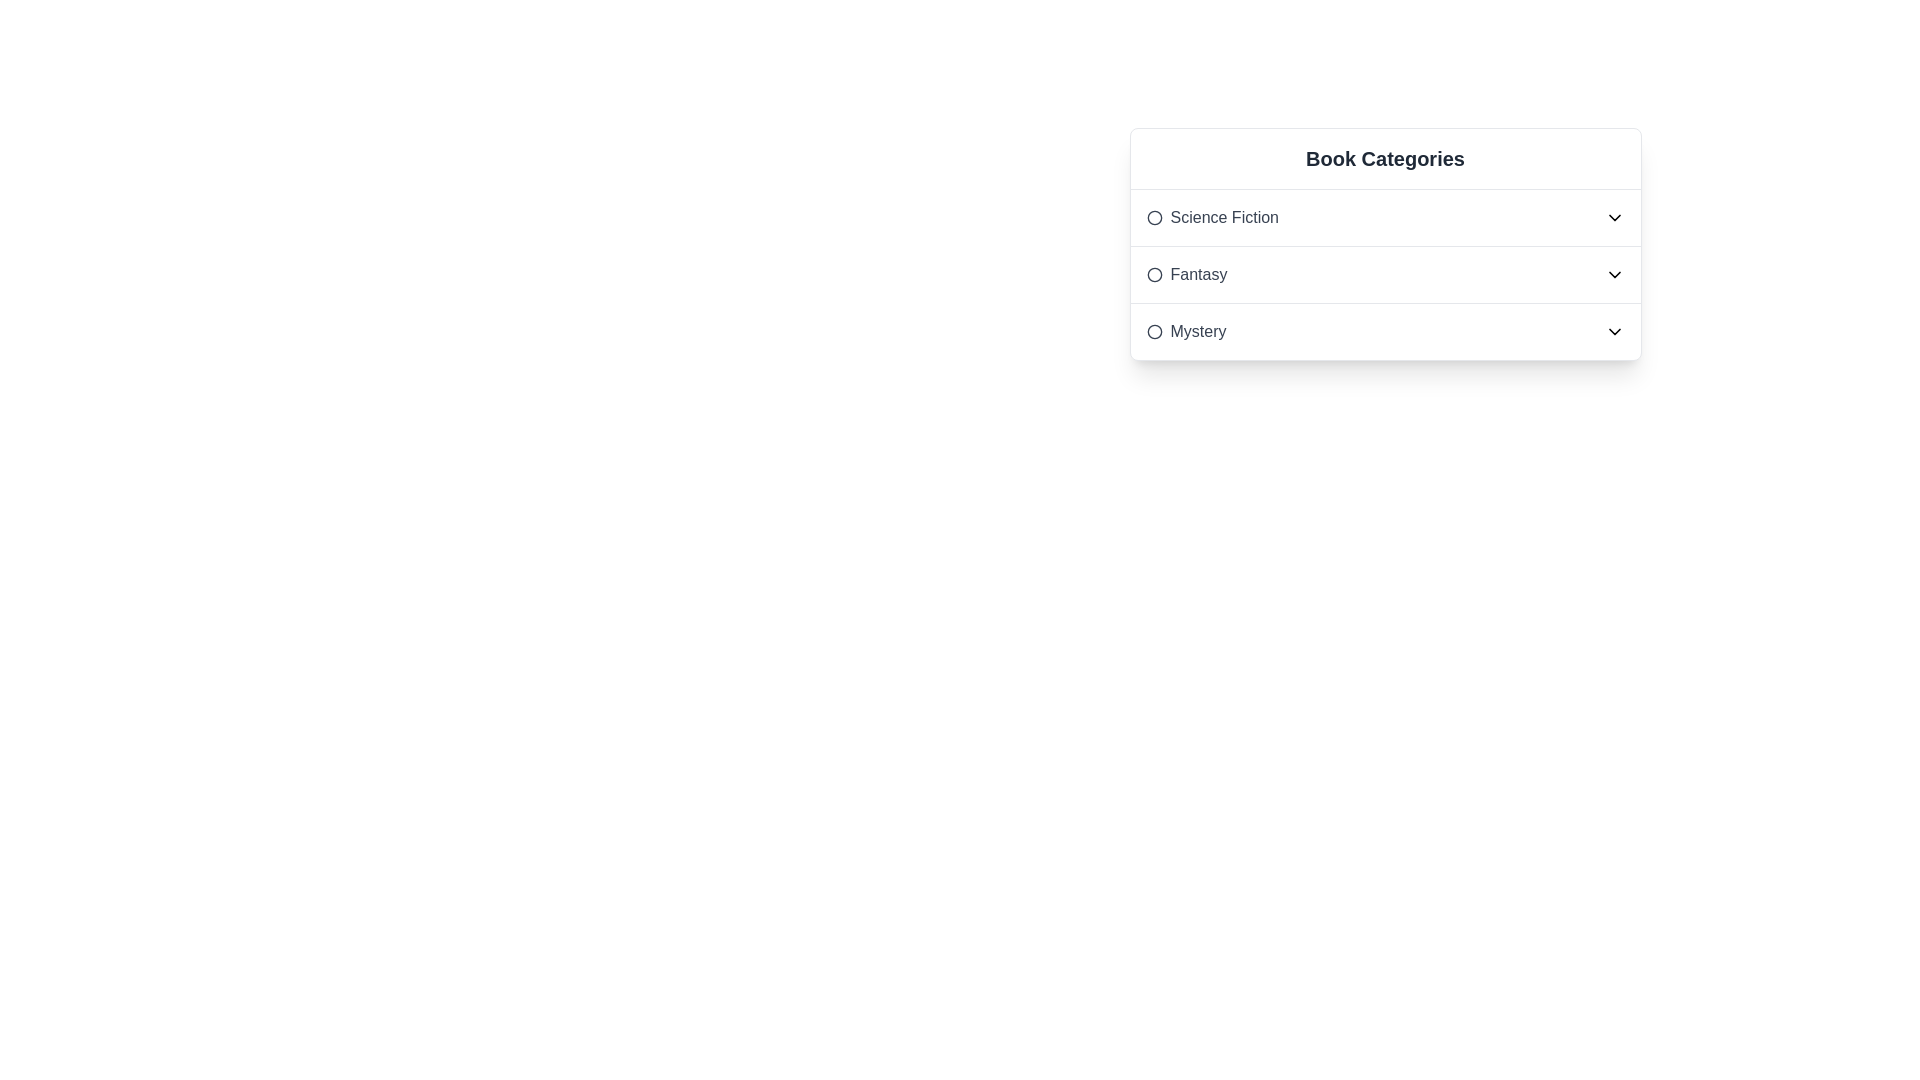 The image size is (1920, 1080). I want to click on the down-chevron icon positioned on the right side of the 'Mystery' row, so click(1614, 330).